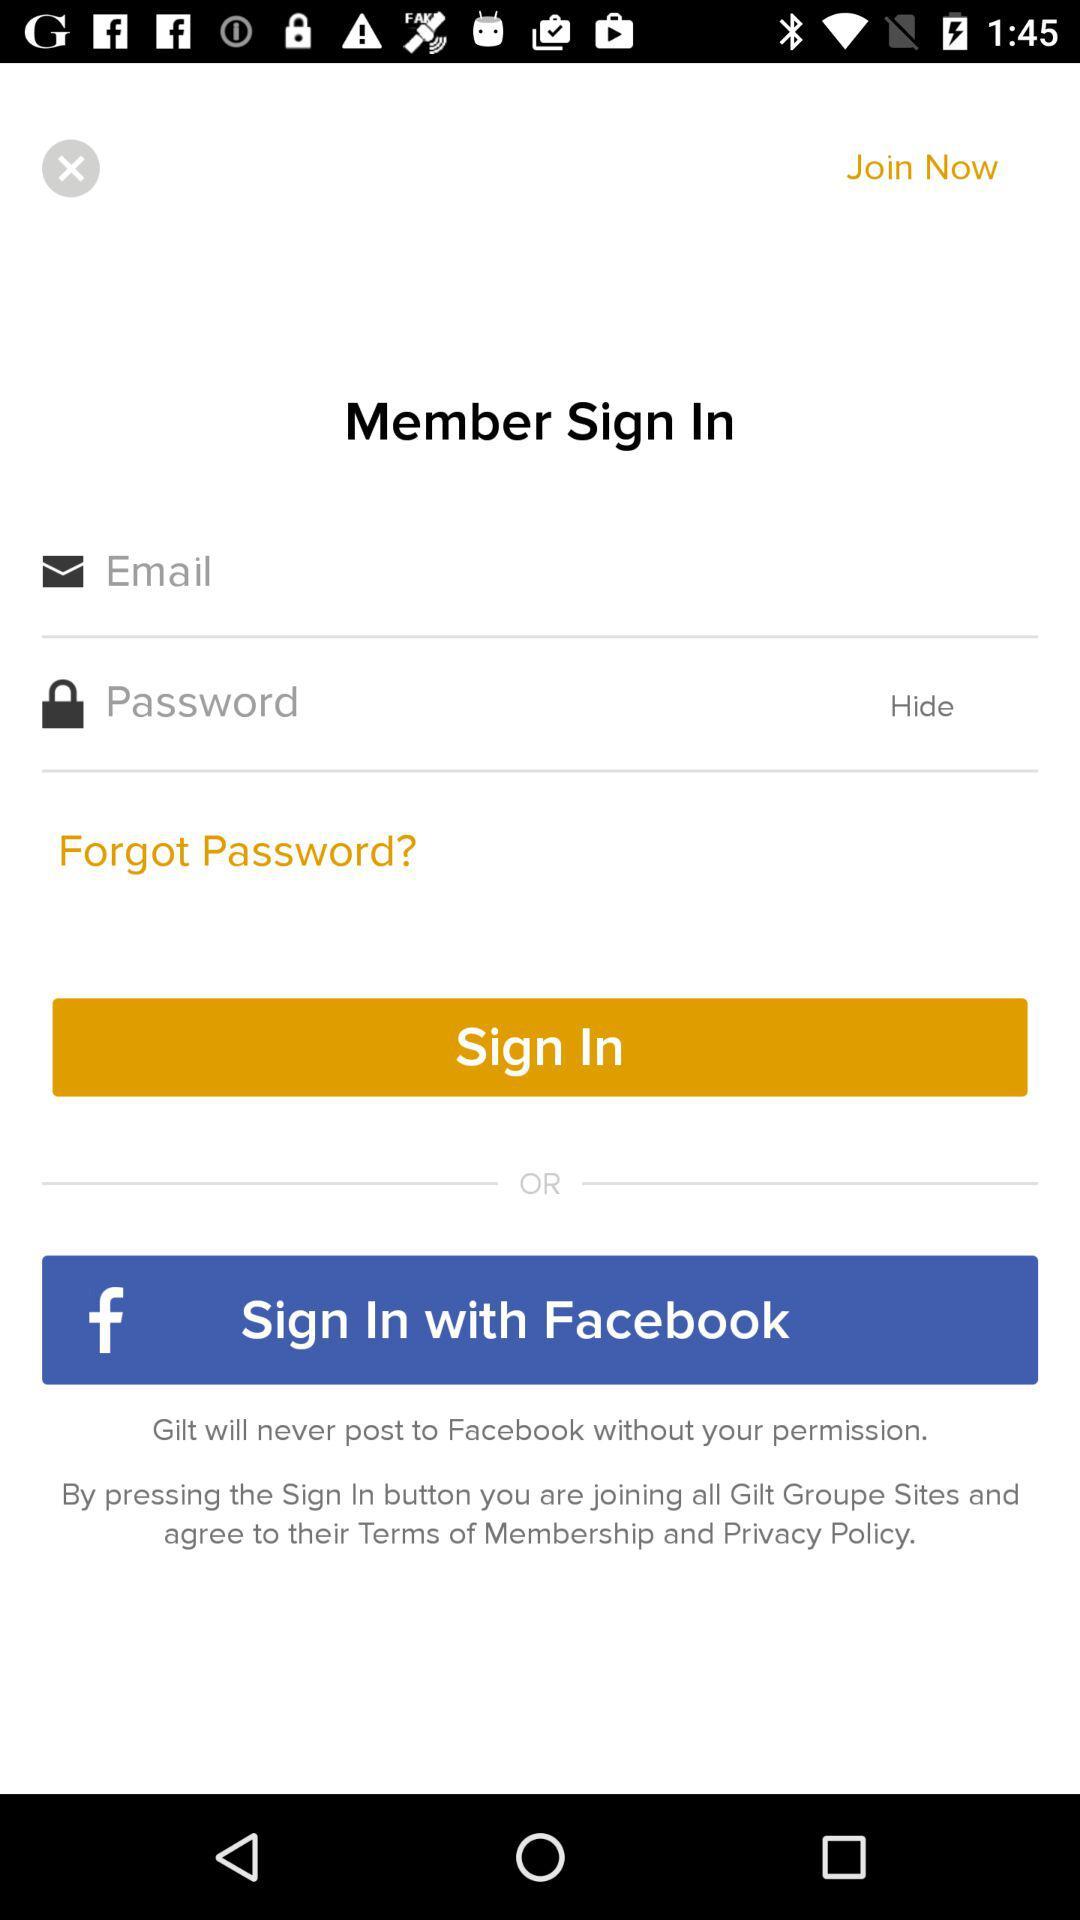 This screenshot has width=1080, height=1920. I want to click on the forgot password? icon, so click(236, 851).